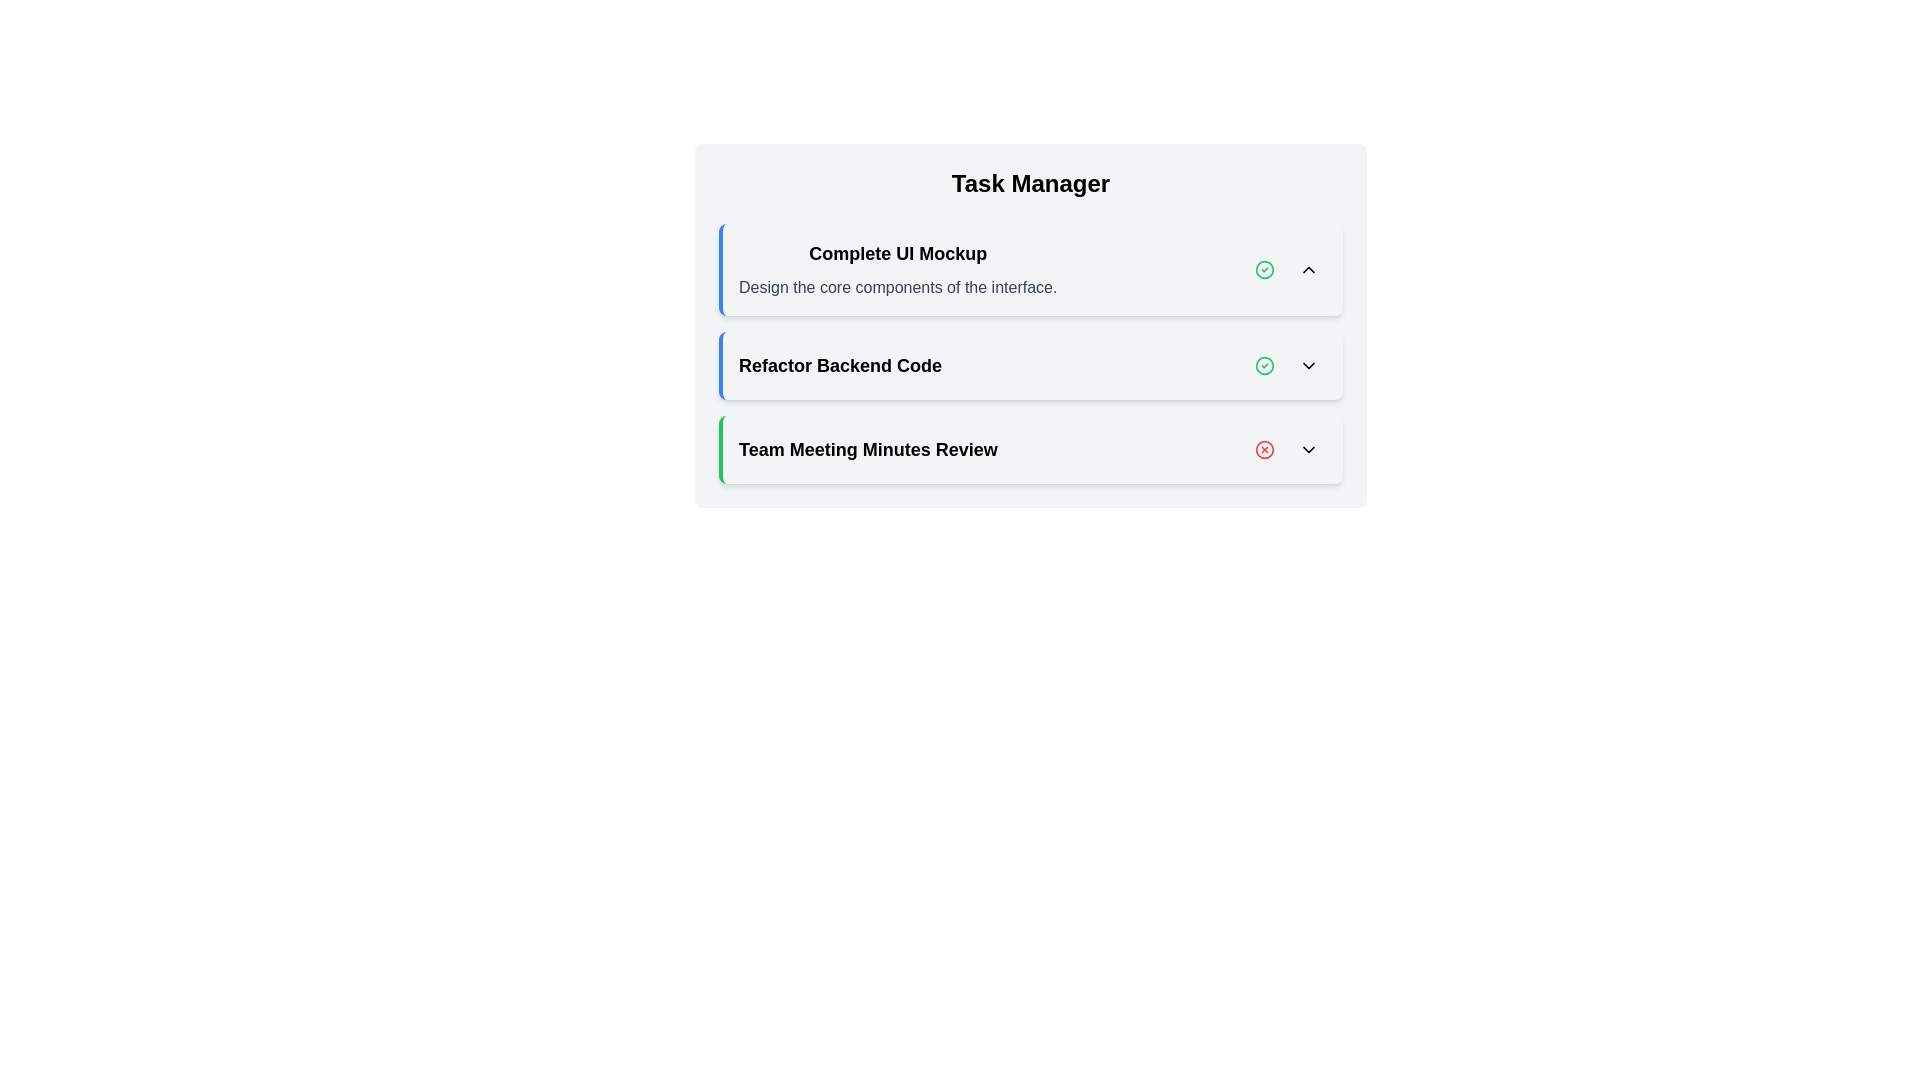 The image size is (1920, 1080). Describe the element at coordinates (1264, 366) in the screenshot. I see `the button with a vector-based icon to mark the 'Refactor Backend Code' task as completed in the task management interface` at that location.